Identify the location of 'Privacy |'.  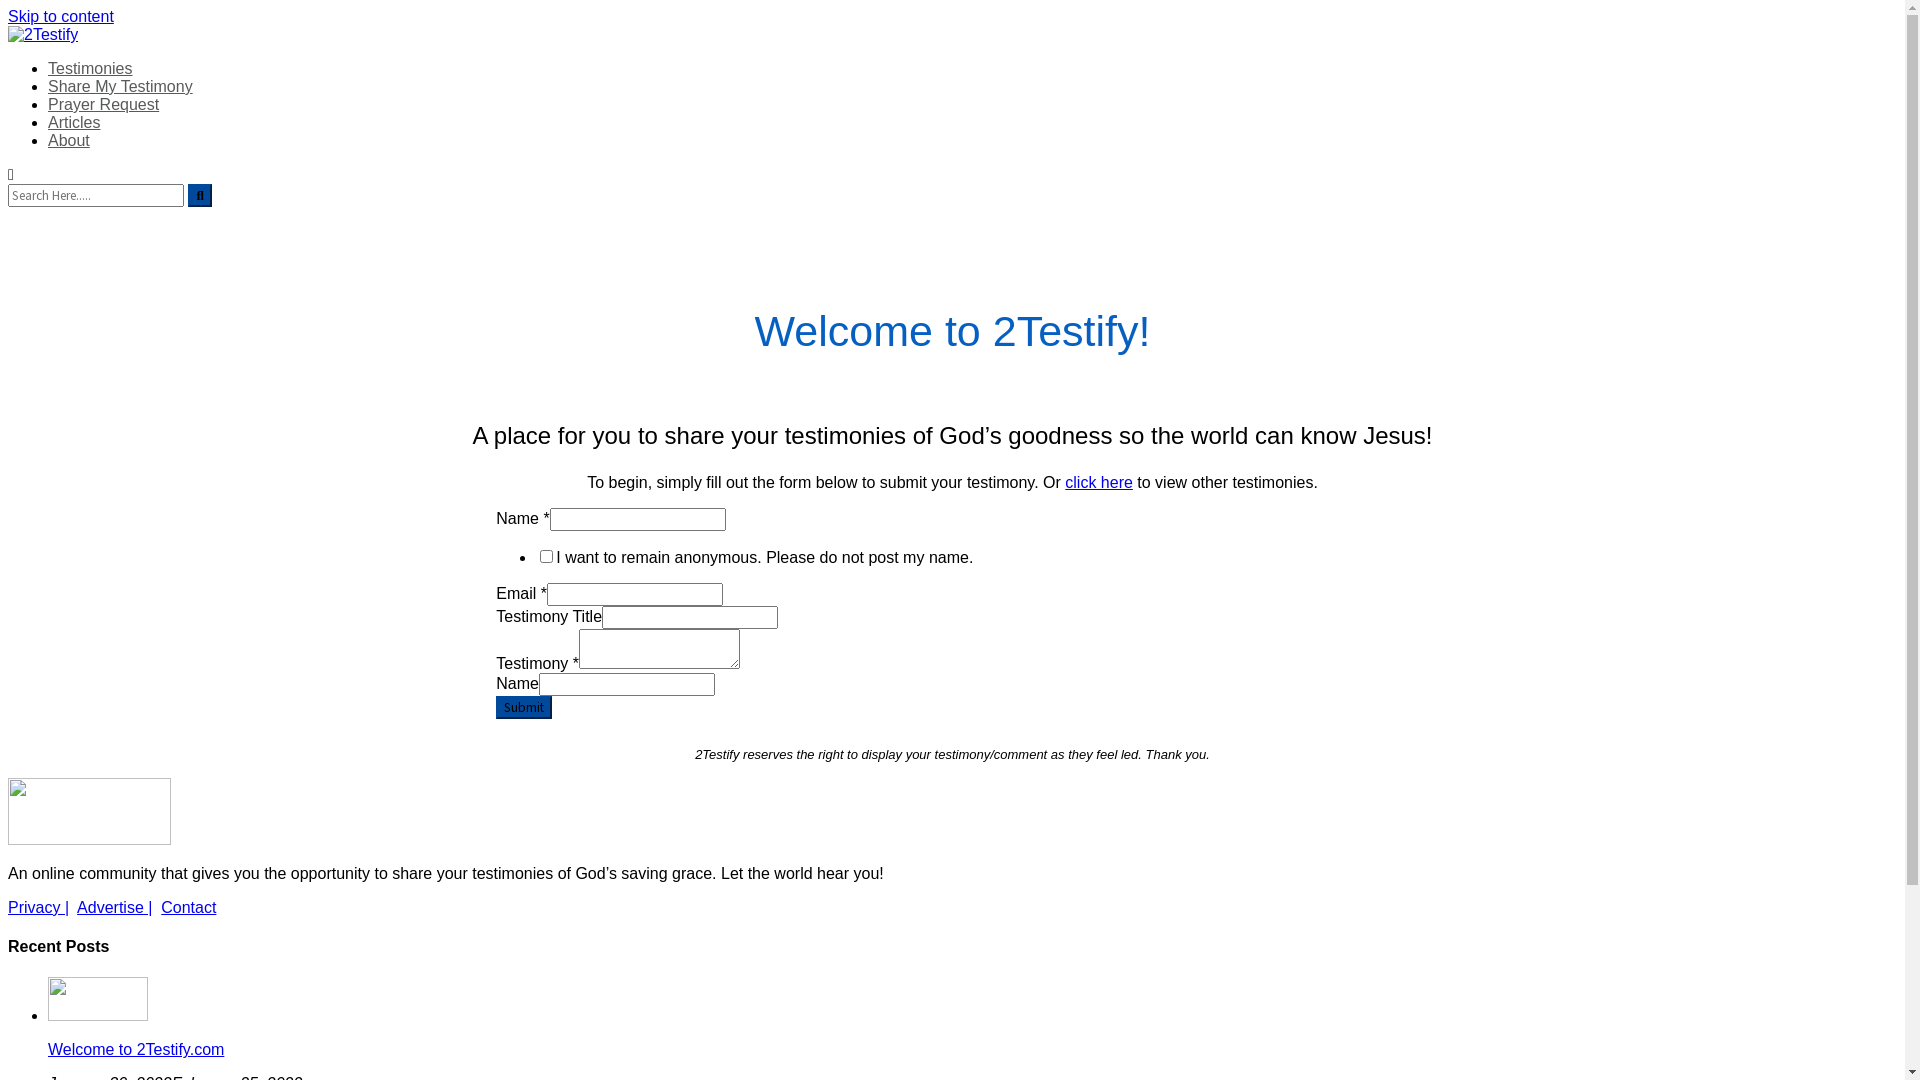
(38, 907).